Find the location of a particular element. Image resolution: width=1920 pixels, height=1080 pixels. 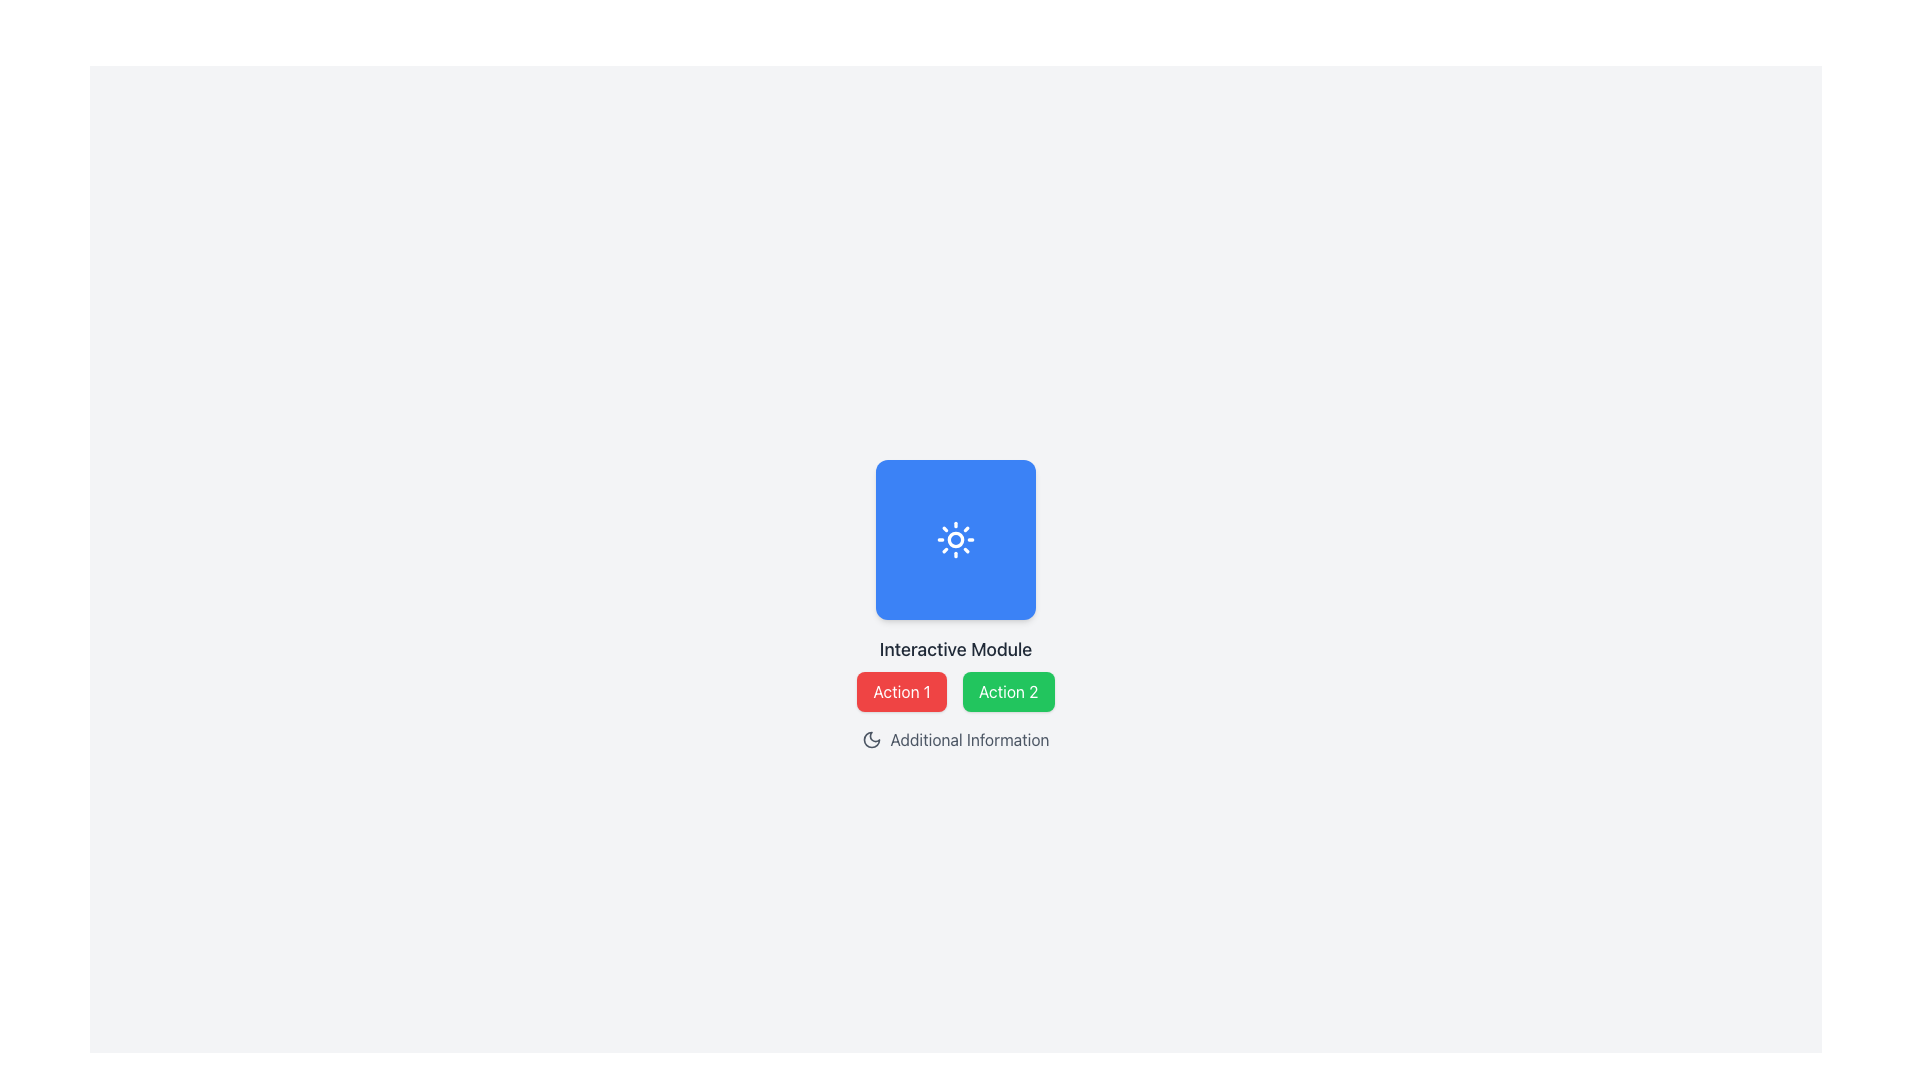

the central icon that indicates a theme or feature related to light or brightness is located at coordinates (954, 540).